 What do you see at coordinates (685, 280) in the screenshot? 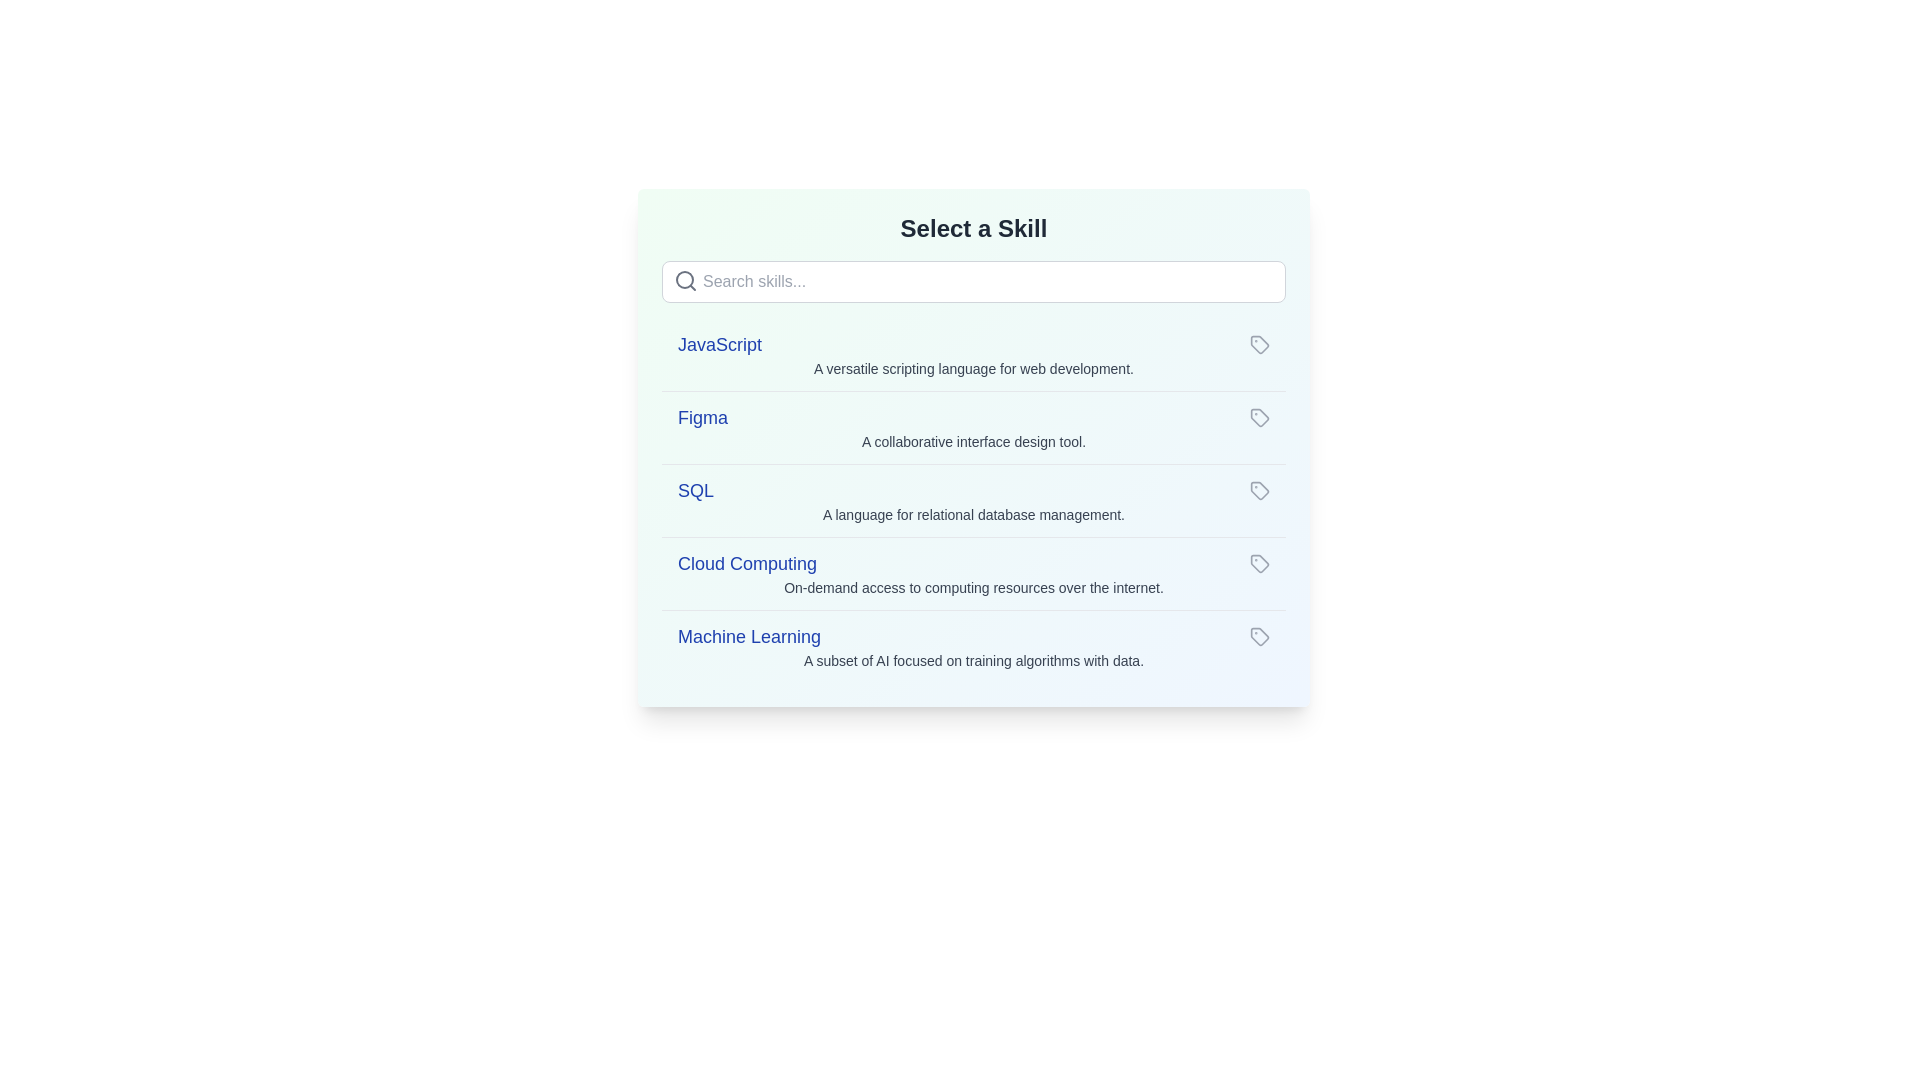
I see `the circular decorative component of the search icon located within the SVG element at the top of the interface` at bounding box center [685, 280].